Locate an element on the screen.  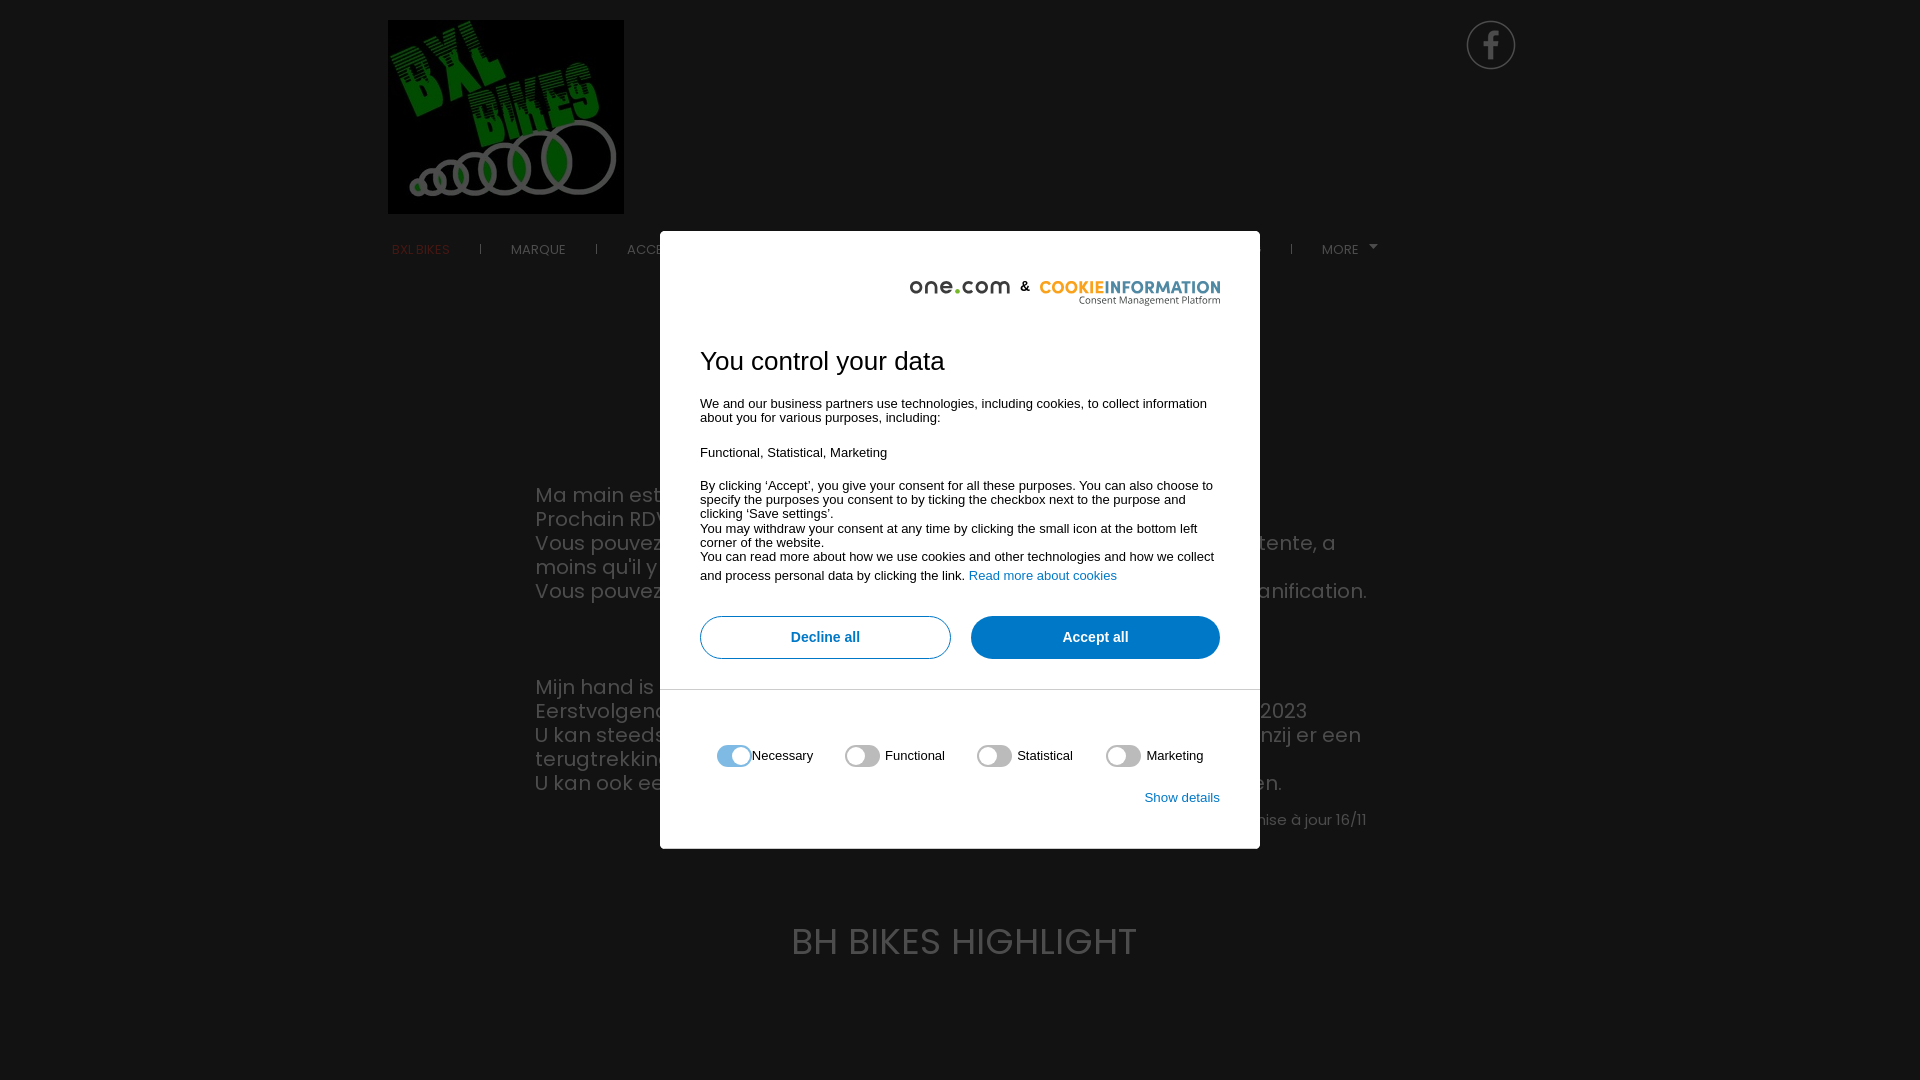
'Show details' is located at coordinates (1181, 796).